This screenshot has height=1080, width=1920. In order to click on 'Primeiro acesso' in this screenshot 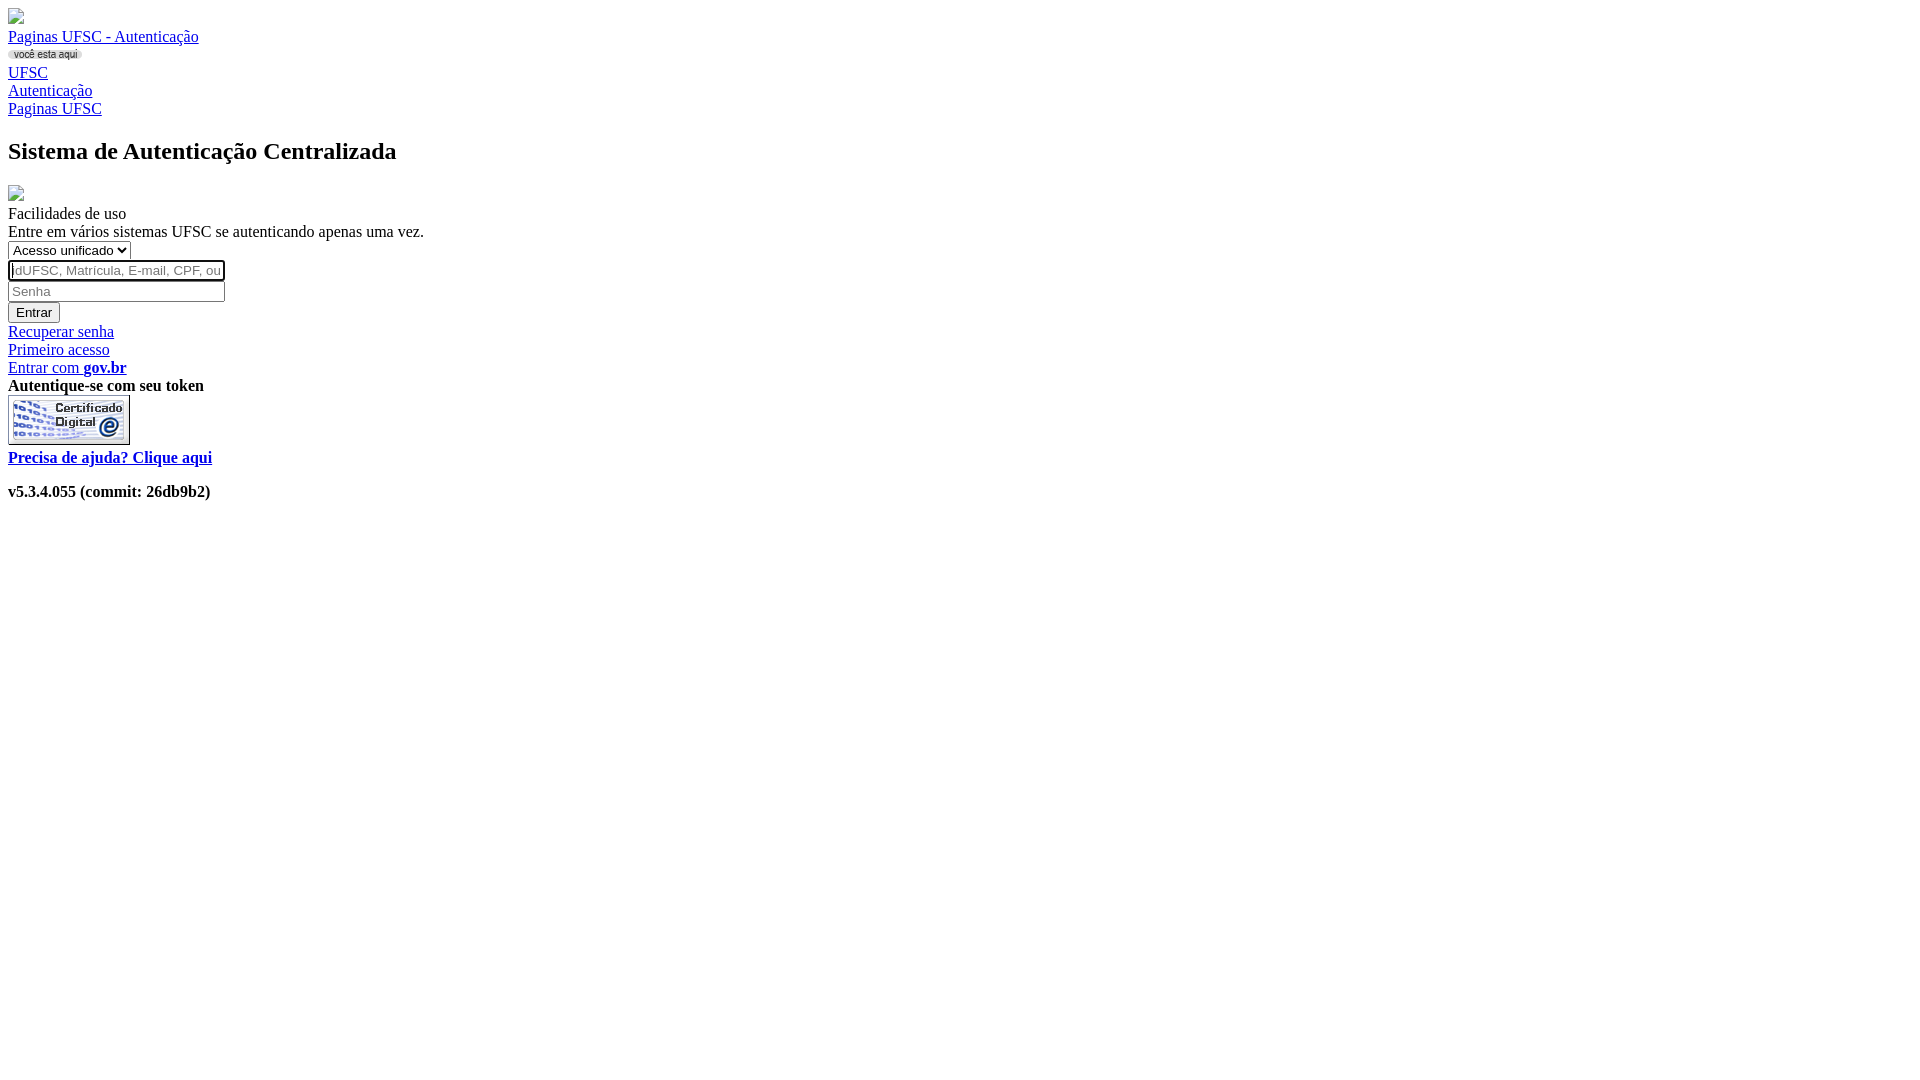, I will do `click(58, 348)`.